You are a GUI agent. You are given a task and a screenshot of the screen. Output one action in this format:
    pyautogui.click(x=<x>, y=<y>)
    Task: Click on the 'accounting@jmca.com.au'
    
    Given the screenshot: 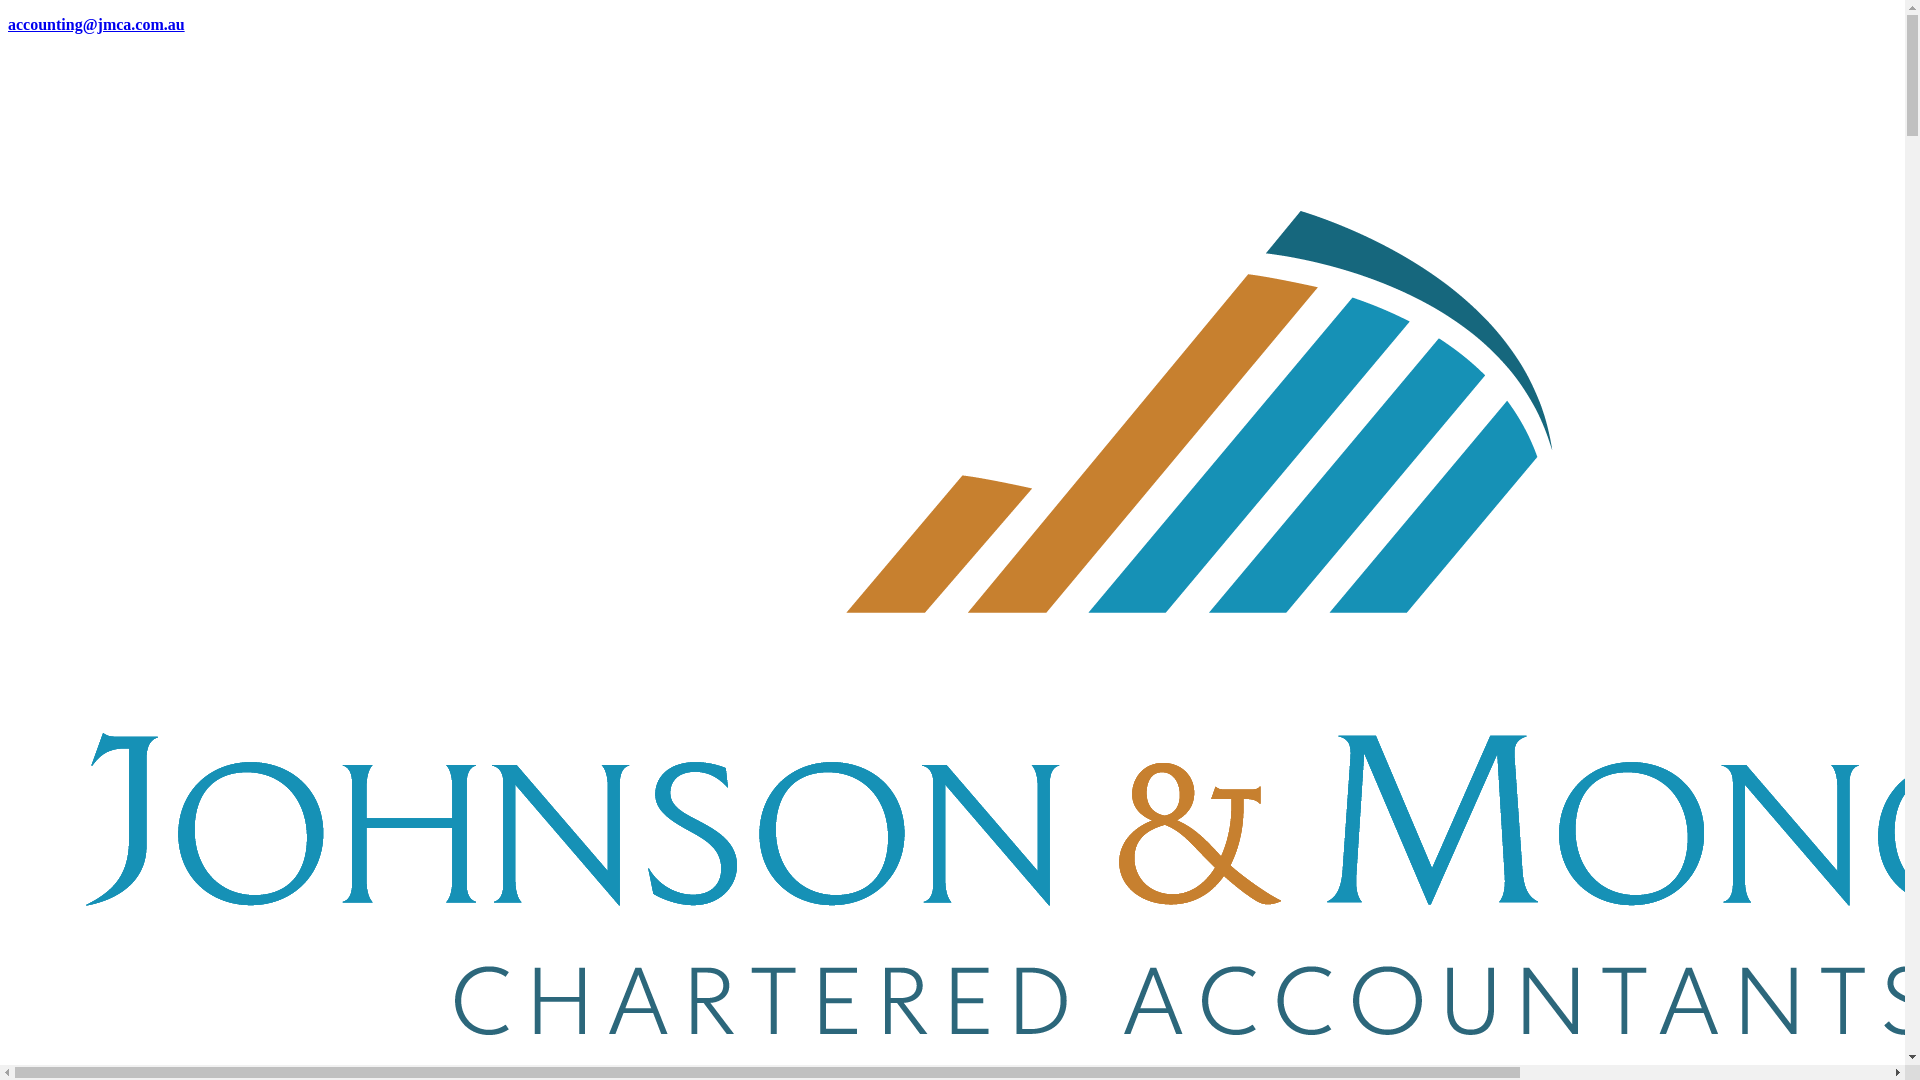 What is the action you would take?
    pyautogui.click(x=95, y=24)
    